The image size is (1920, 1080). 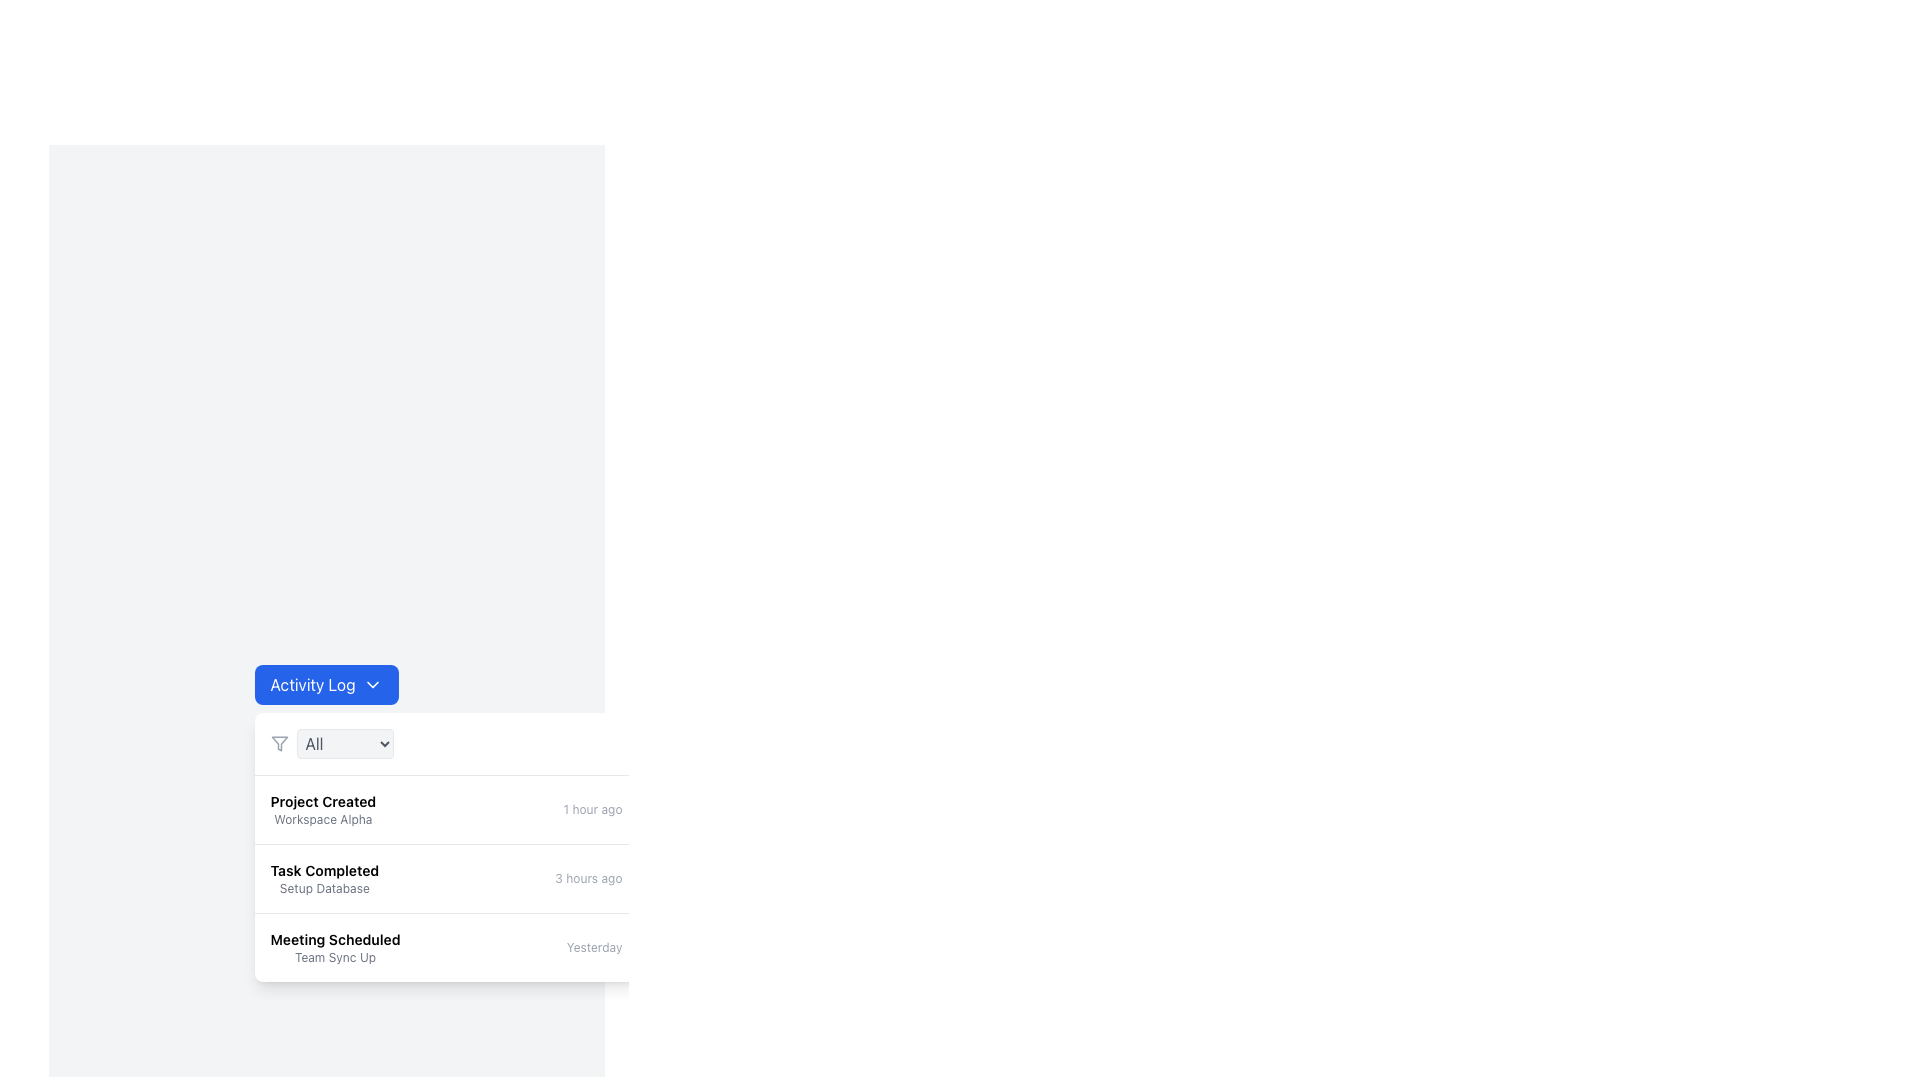 What do you see at coordinates (278, 744) in the screenshot?
I see `the filter icon located inside the dropdown menu, adjacent to the 'All' button, in the top-left corner of the dropdown panel near the 'Activity Log' heading` at bounding box center [278, 744].